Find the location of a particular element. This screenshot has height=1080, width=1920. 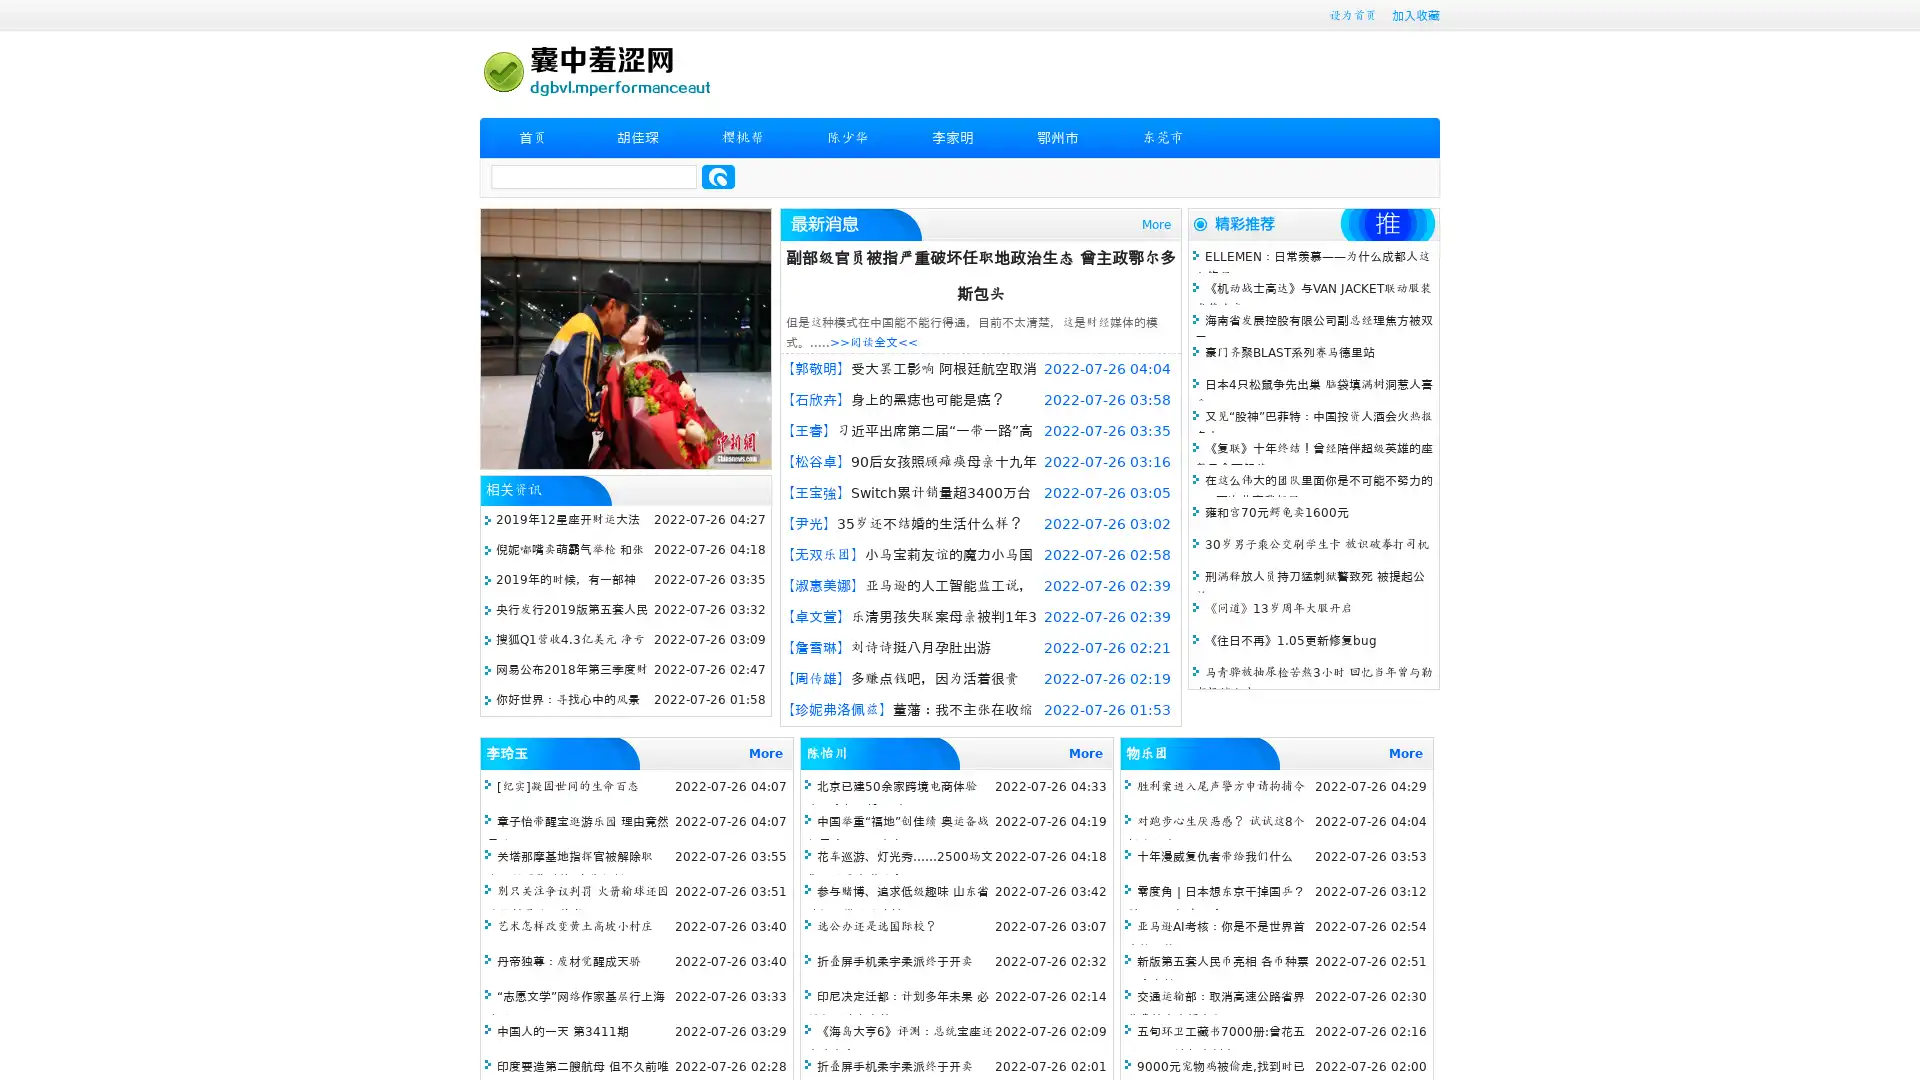

Search is located at coordinates (718, 176).